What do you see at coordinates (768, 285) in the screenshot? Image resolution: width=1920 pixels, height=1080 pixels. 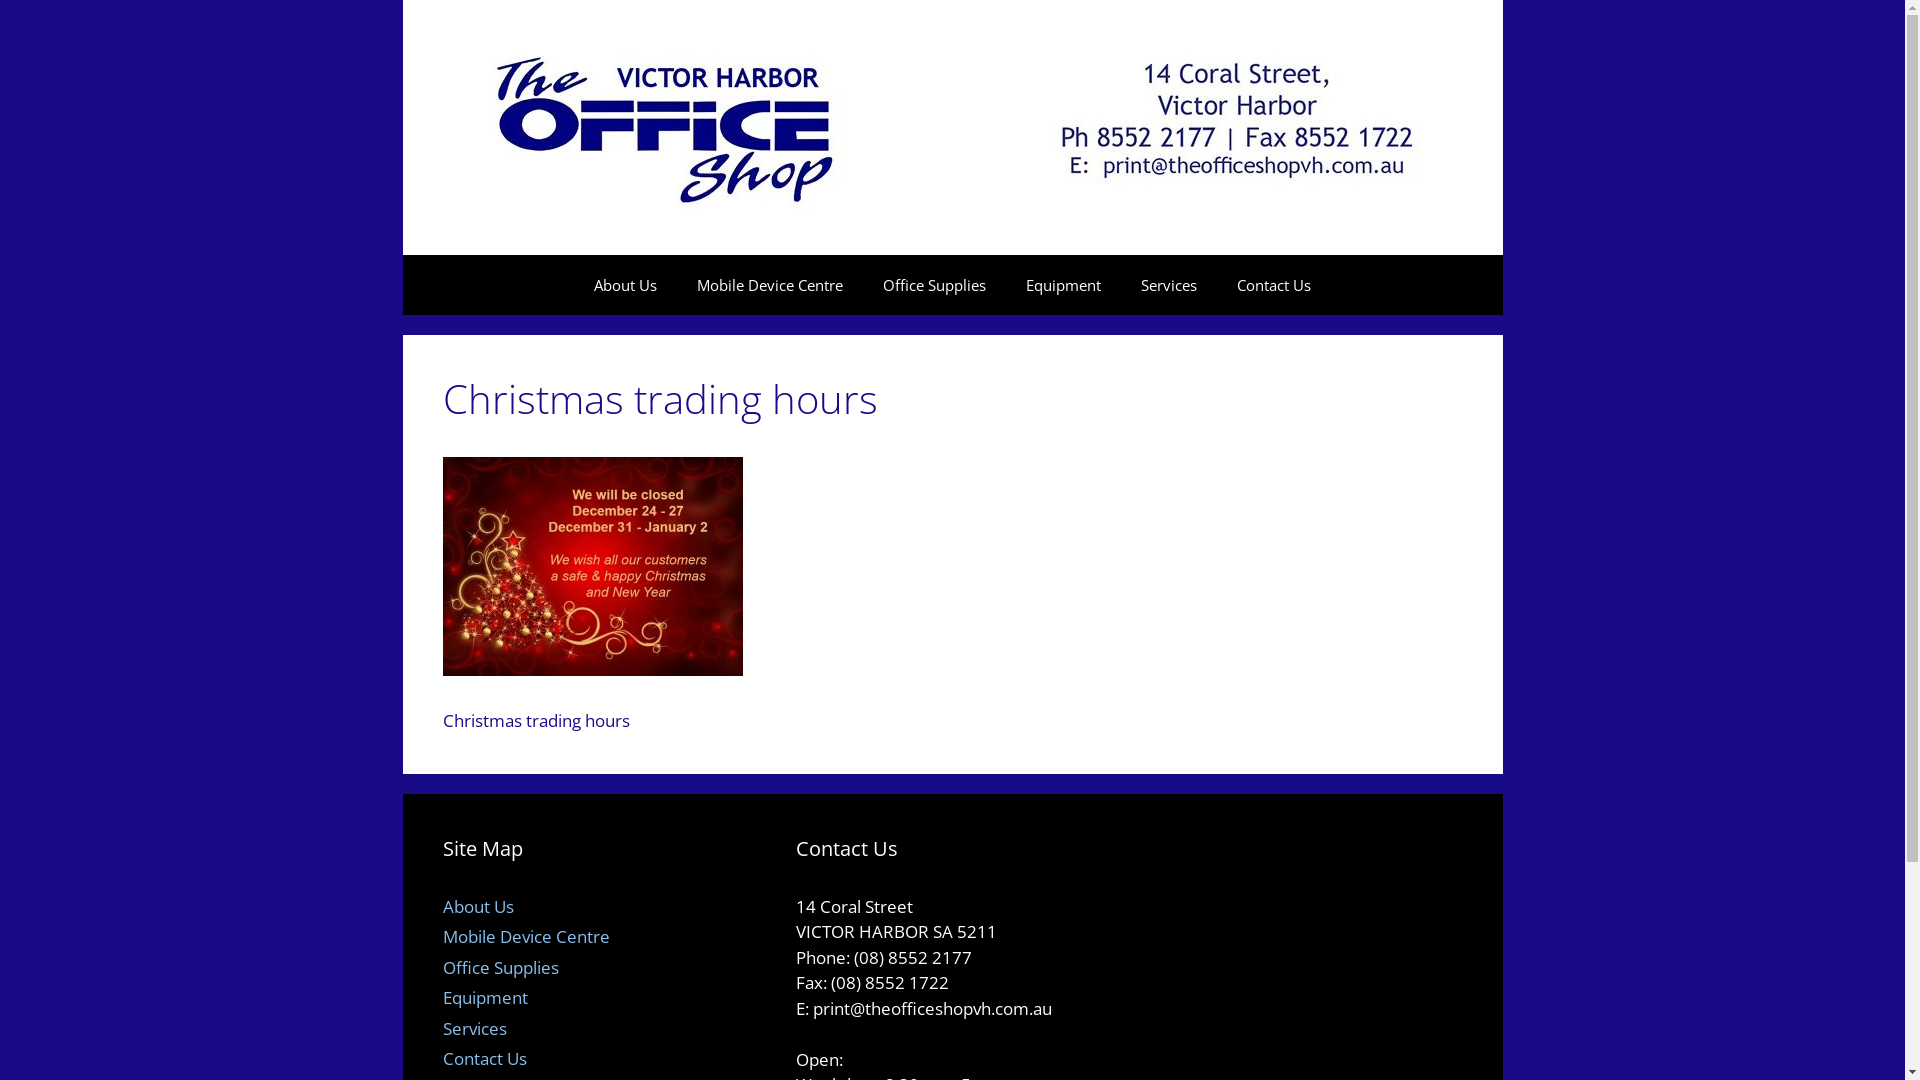 I see `'Mobile Device Centre'` at bounding box center [768, 285].